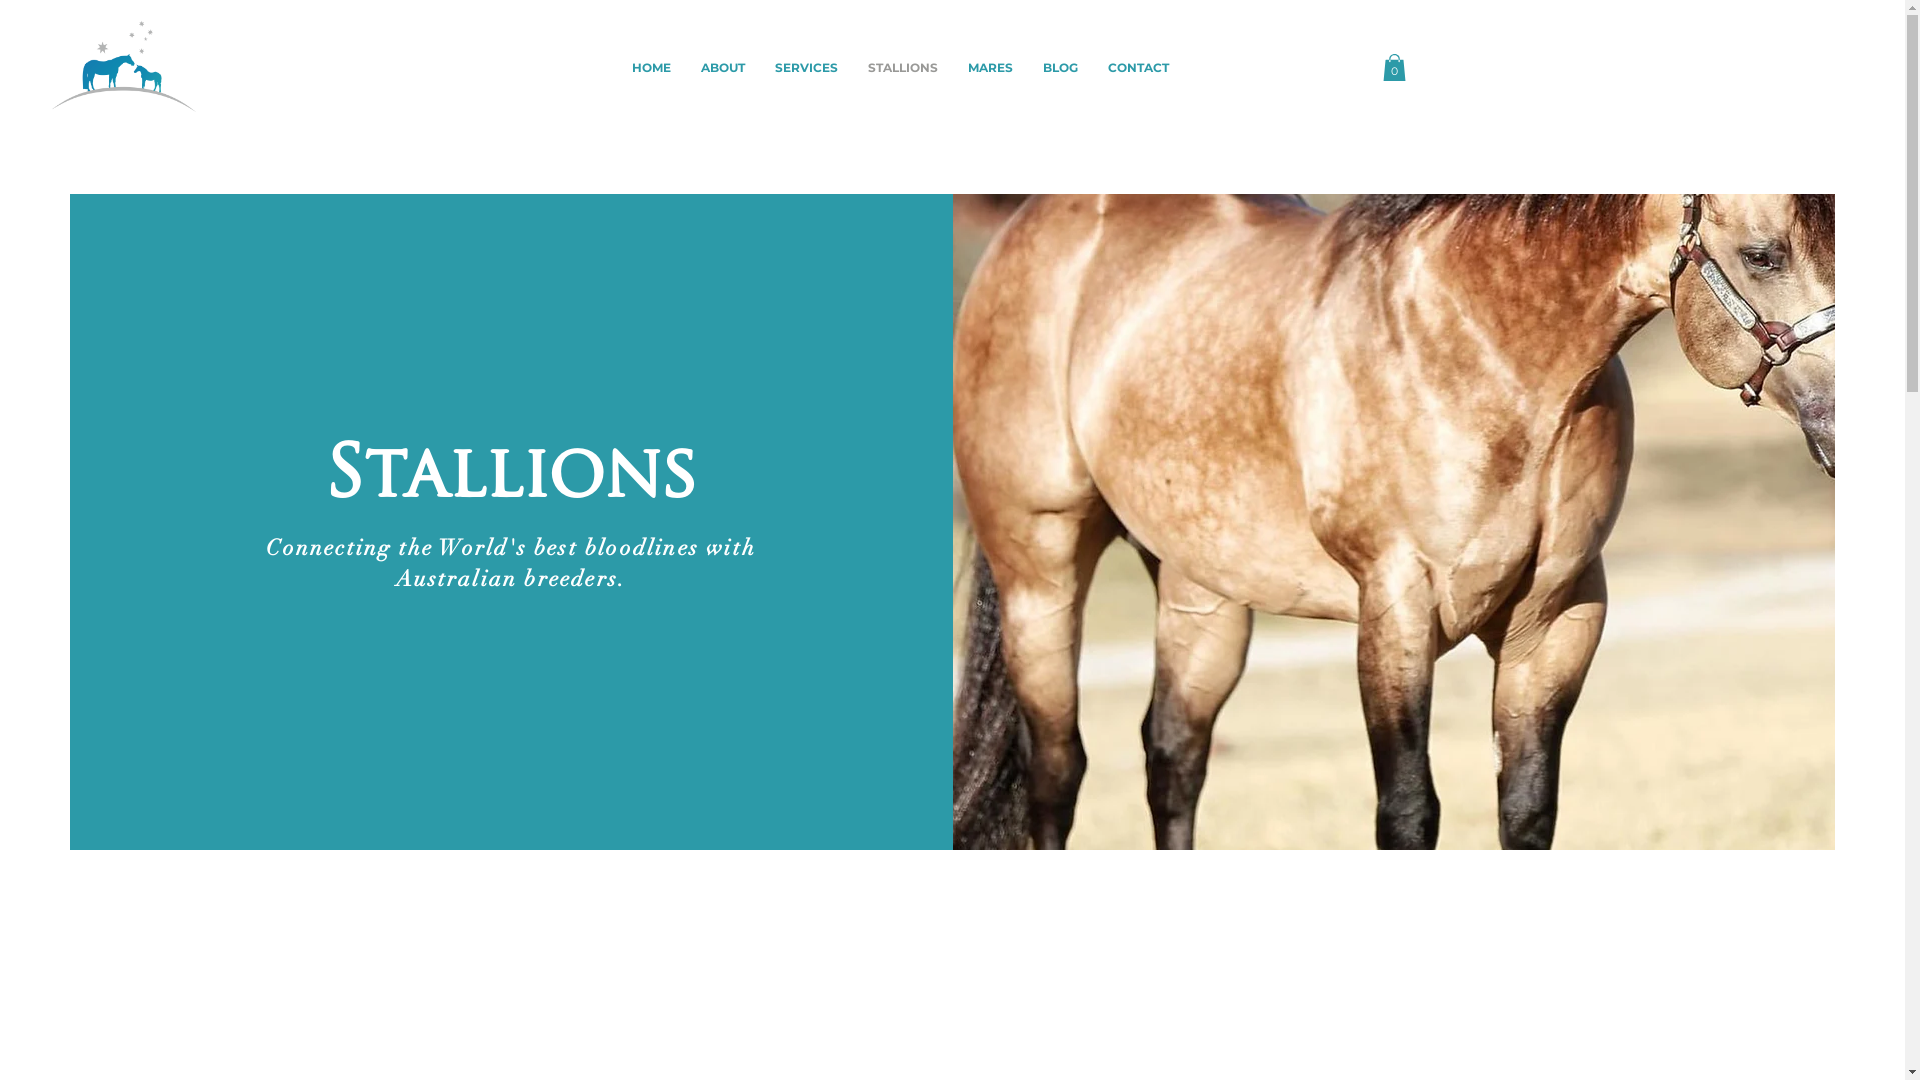 The image size is (1920, 1080). What do you see at coordinates (901, 66) in the screenshot?
I see `'STALLIONS'` at bounding box center [901, 66].